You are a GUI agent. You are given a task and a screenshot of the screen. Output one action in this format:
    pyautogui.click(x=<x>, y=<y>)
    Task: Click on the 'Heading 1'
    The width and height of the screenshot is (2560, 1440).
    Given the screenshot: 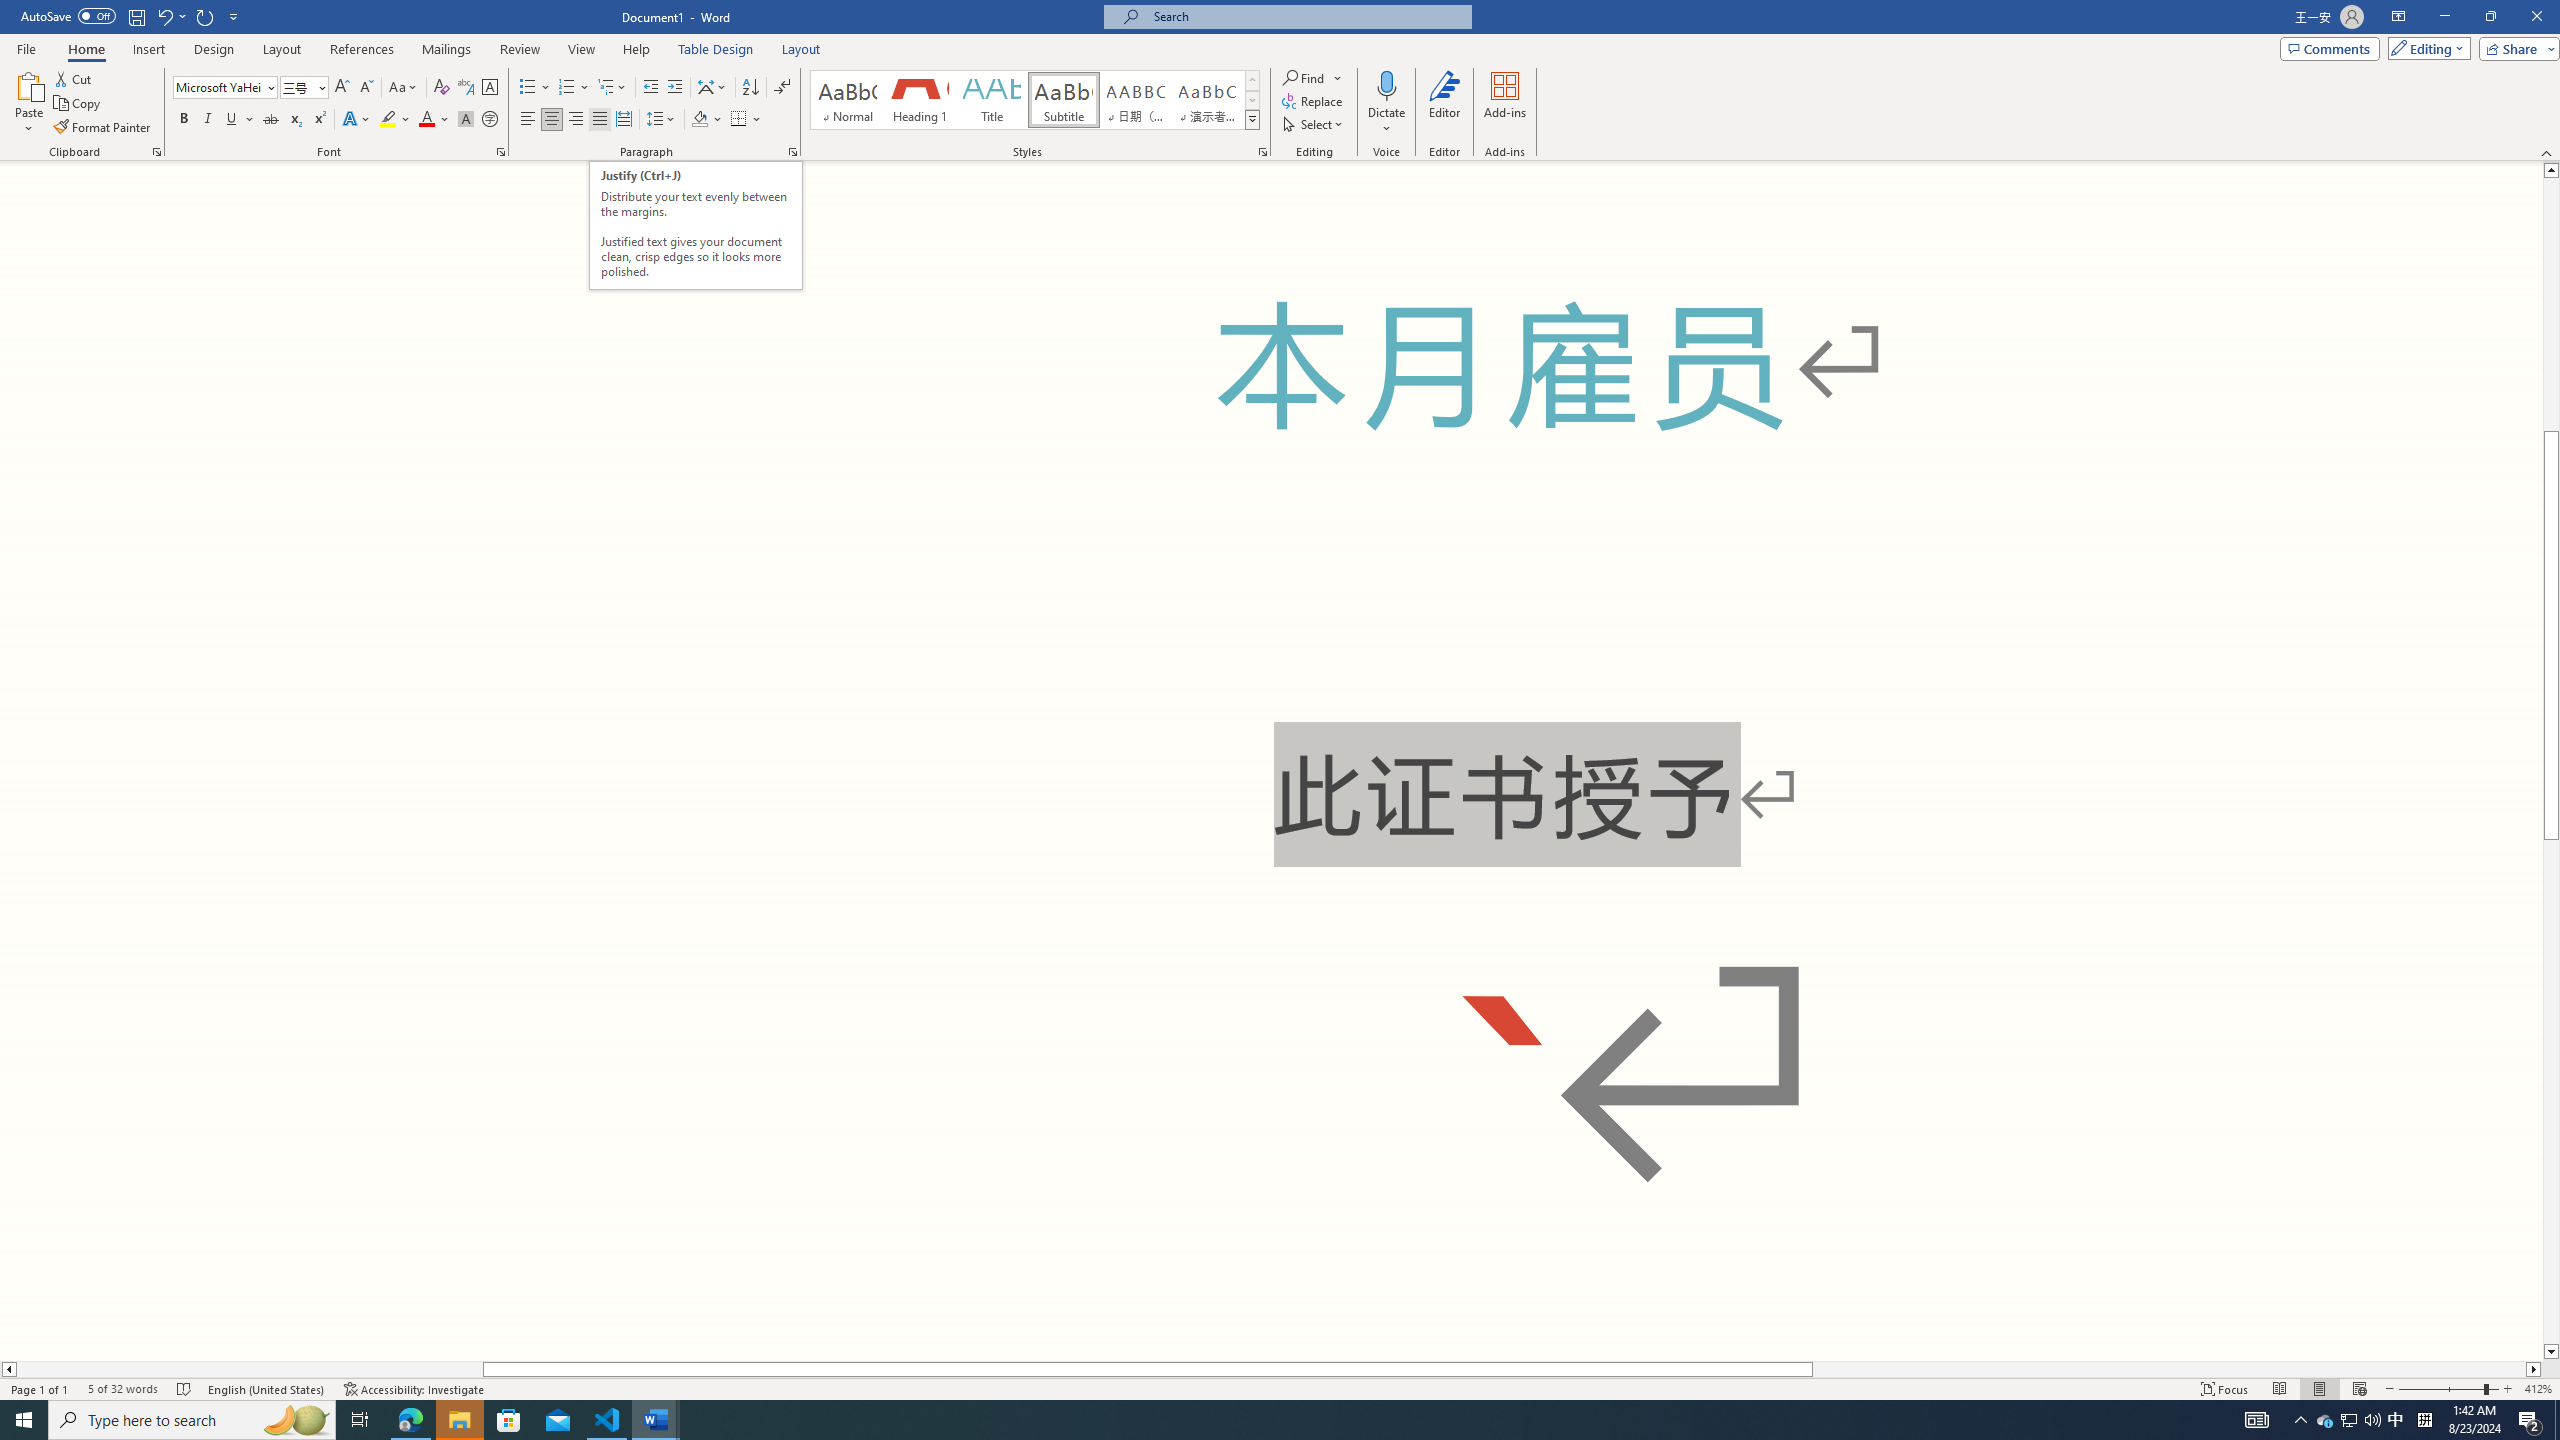 What is the action you would take?
    pyautogui.click(x=918, y=99)
    